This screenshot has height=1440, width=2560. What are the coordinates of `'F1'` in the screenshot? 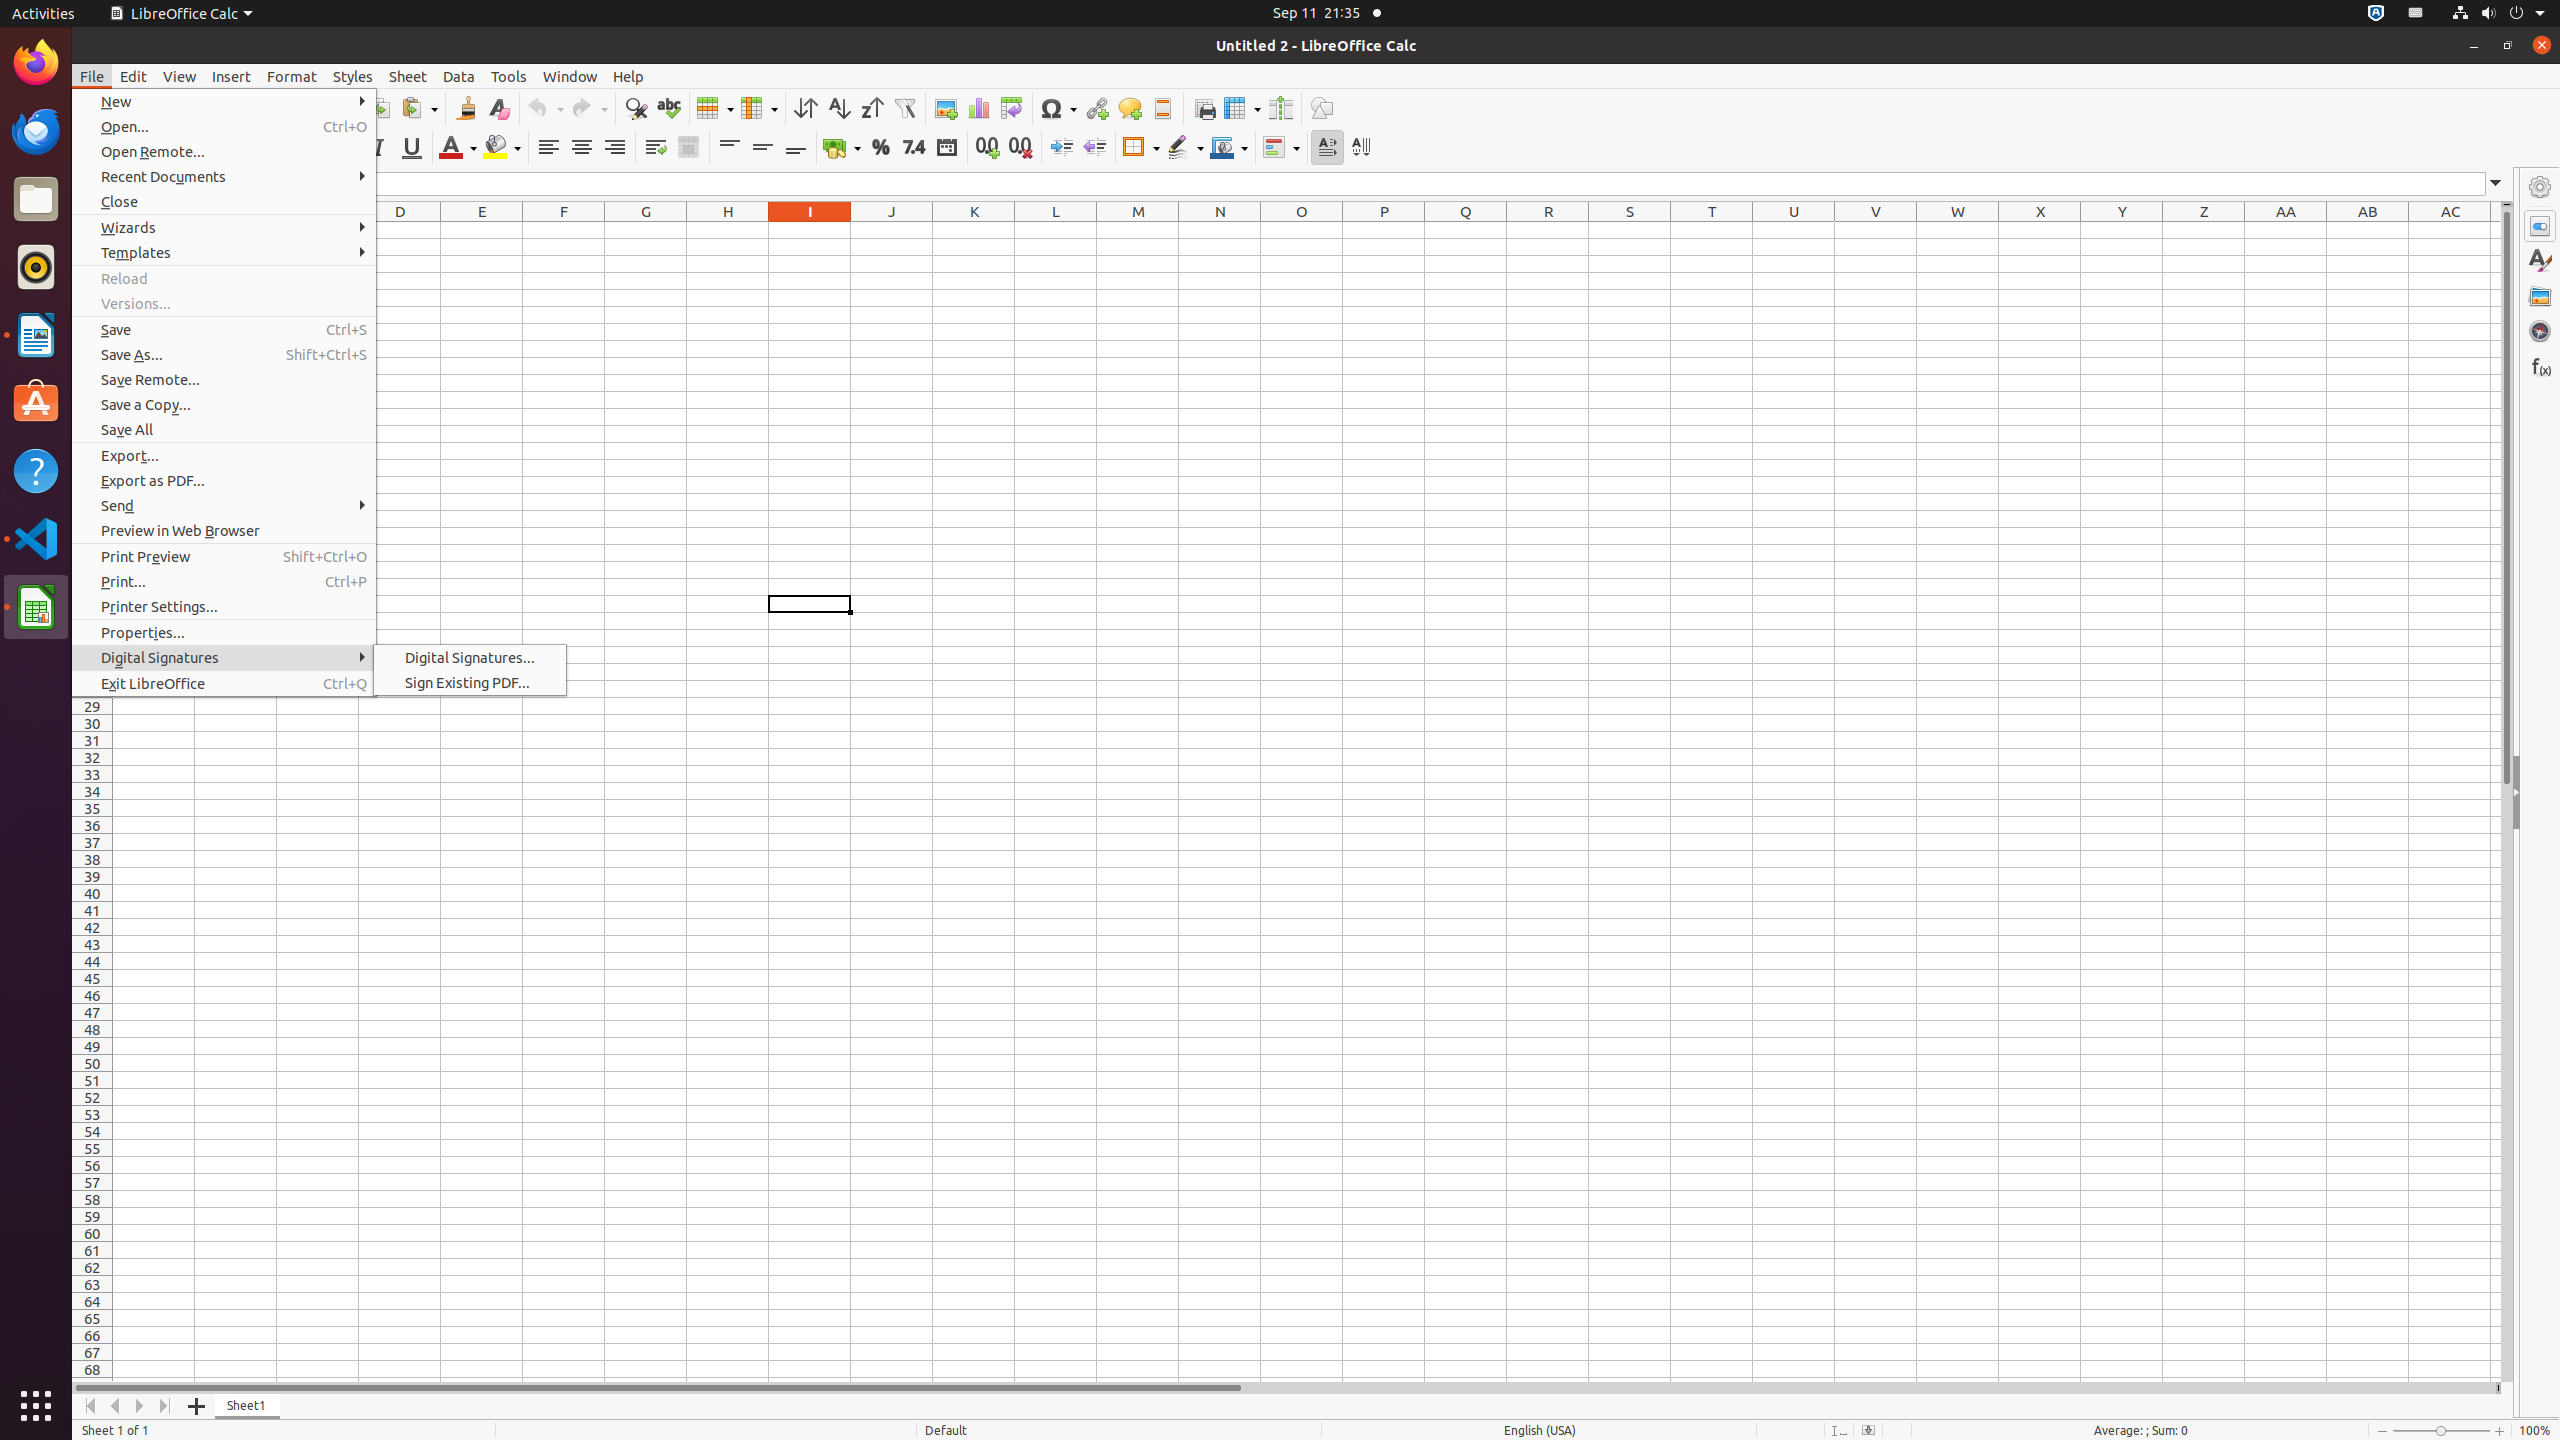 It's located at (562, 229).